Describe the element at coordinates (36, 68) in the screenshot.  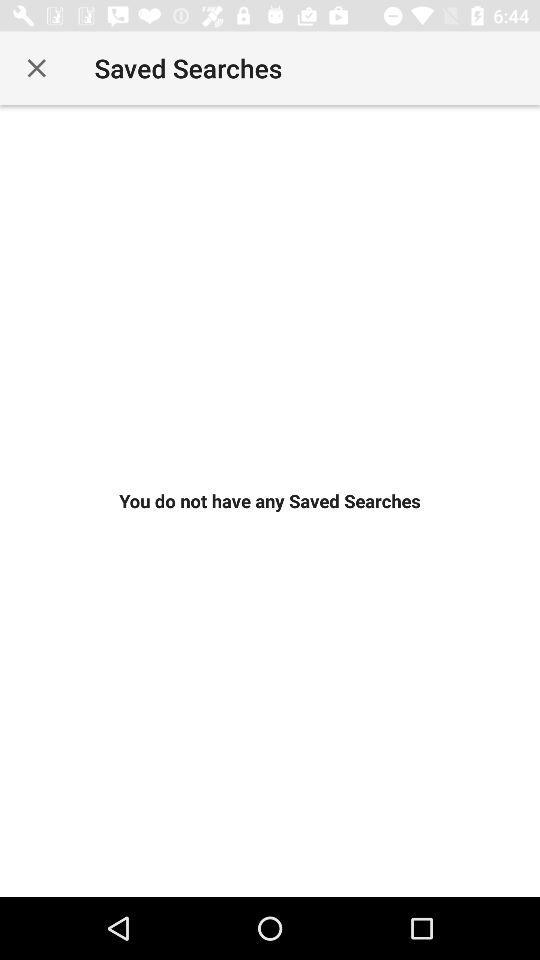
I see `exit saved searches` at that location.